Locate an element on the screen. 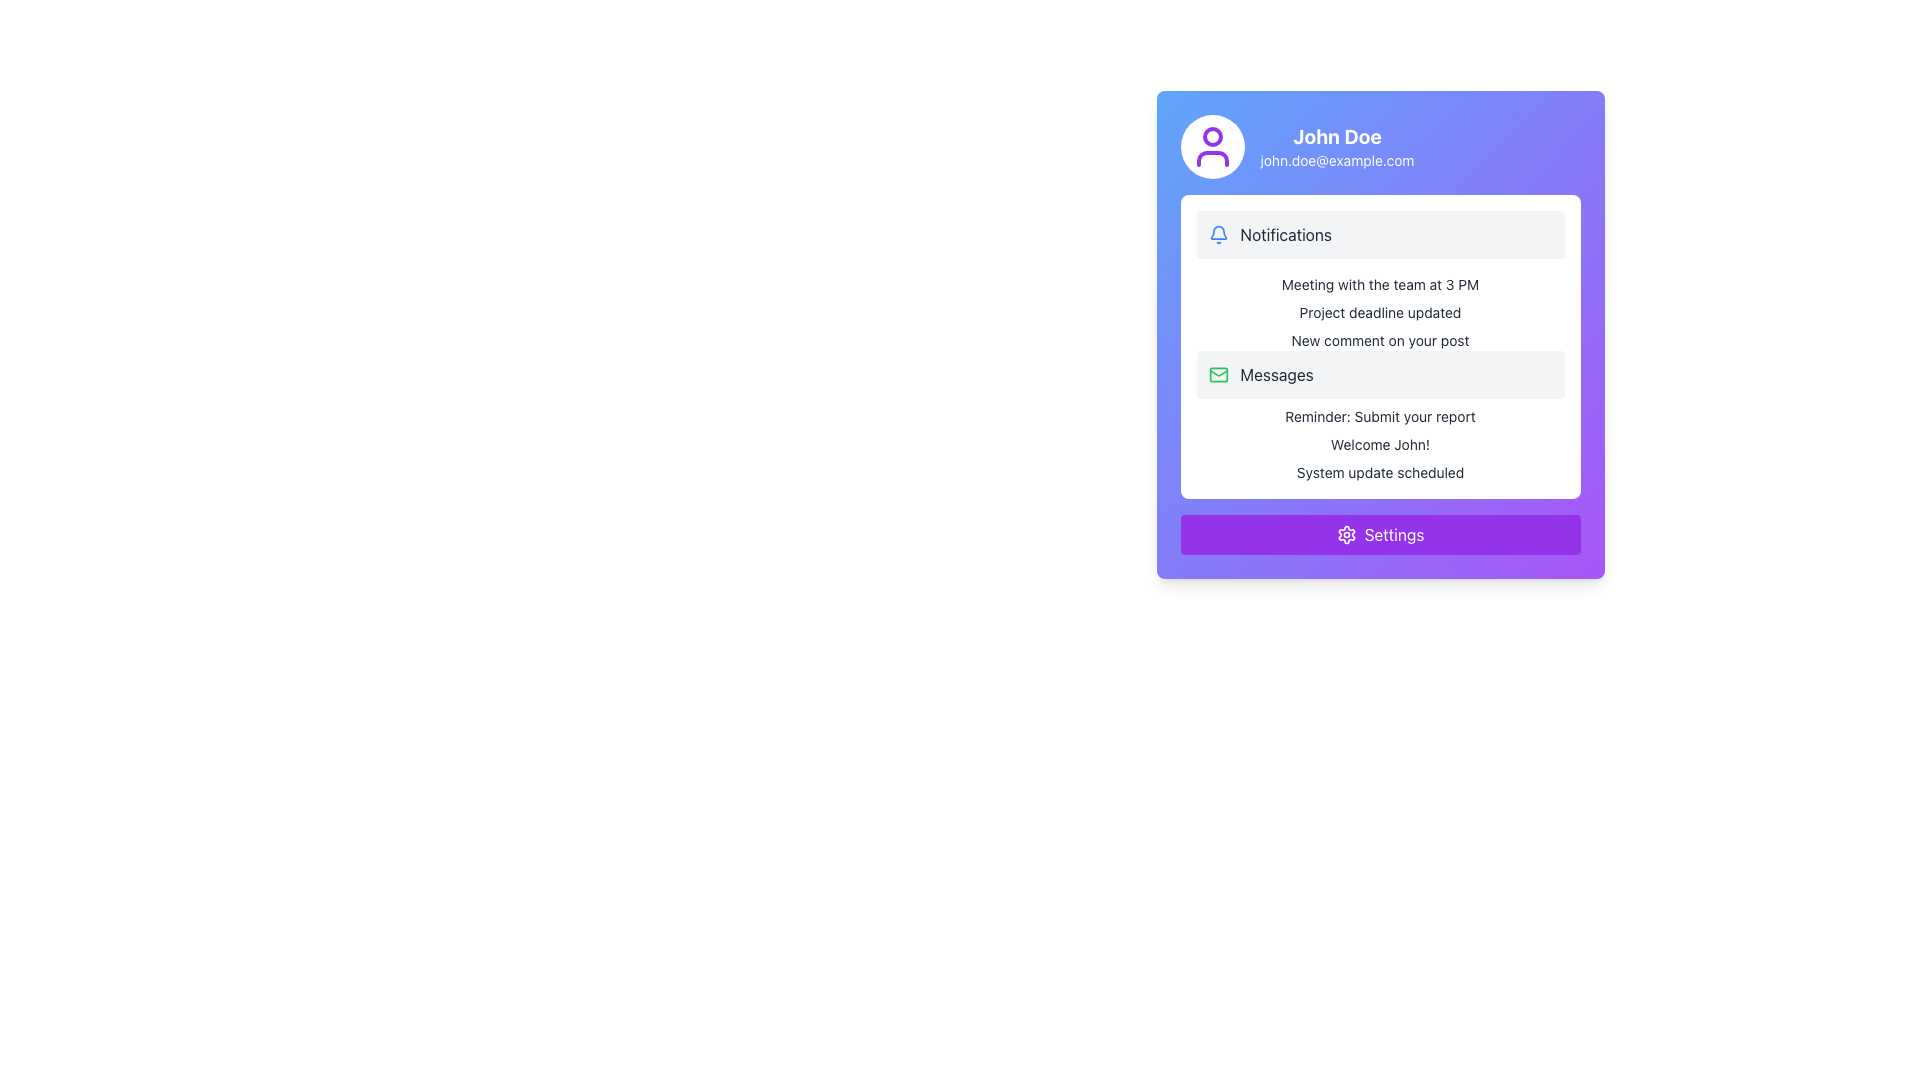 This screenshot has width=1920, height=1080. the notifications text block containing 'Meeting with the team at 3 PM', 'Project deadline updated', and 'New comment on your post' to potentially see additional details or highlights is located at coordinates (1379, 312).